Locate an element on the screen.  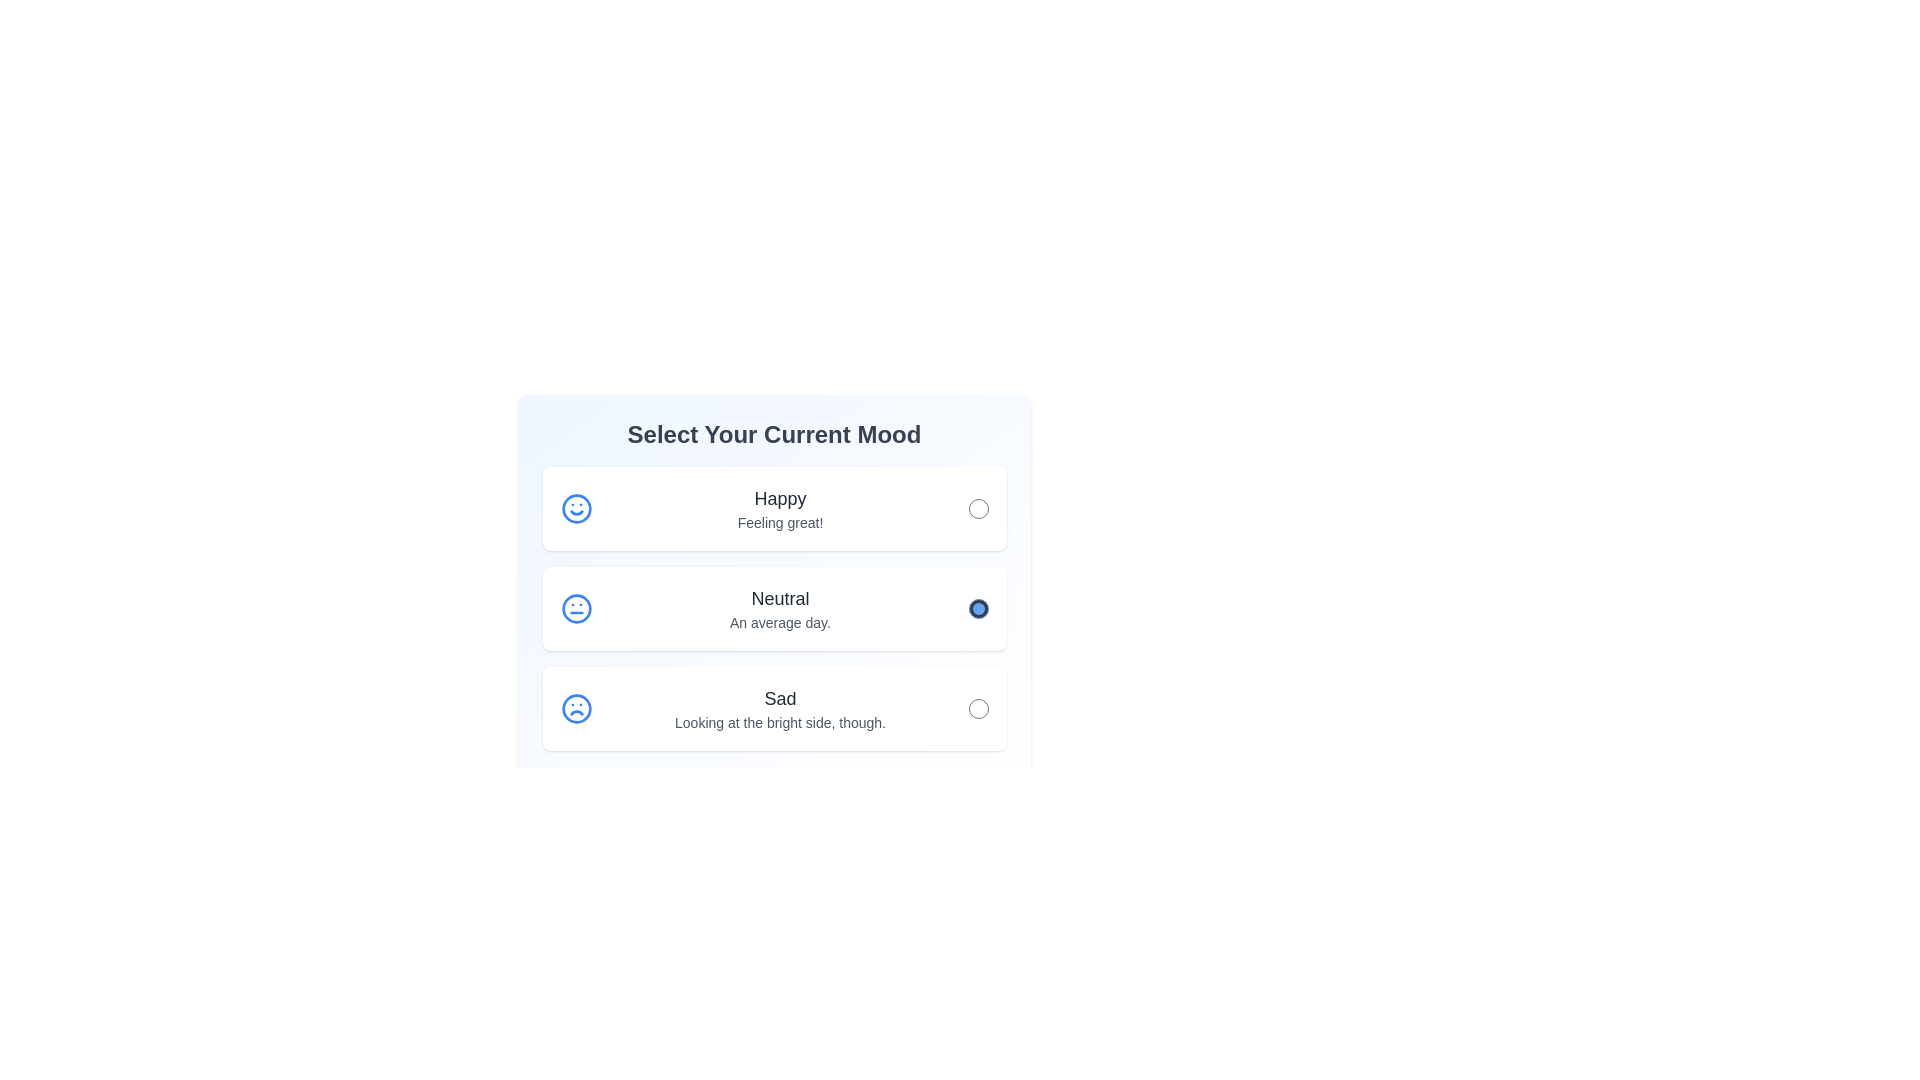
the 'Neutral' mood selection radio button in the mood selection list is located at coordinates (773, 608).